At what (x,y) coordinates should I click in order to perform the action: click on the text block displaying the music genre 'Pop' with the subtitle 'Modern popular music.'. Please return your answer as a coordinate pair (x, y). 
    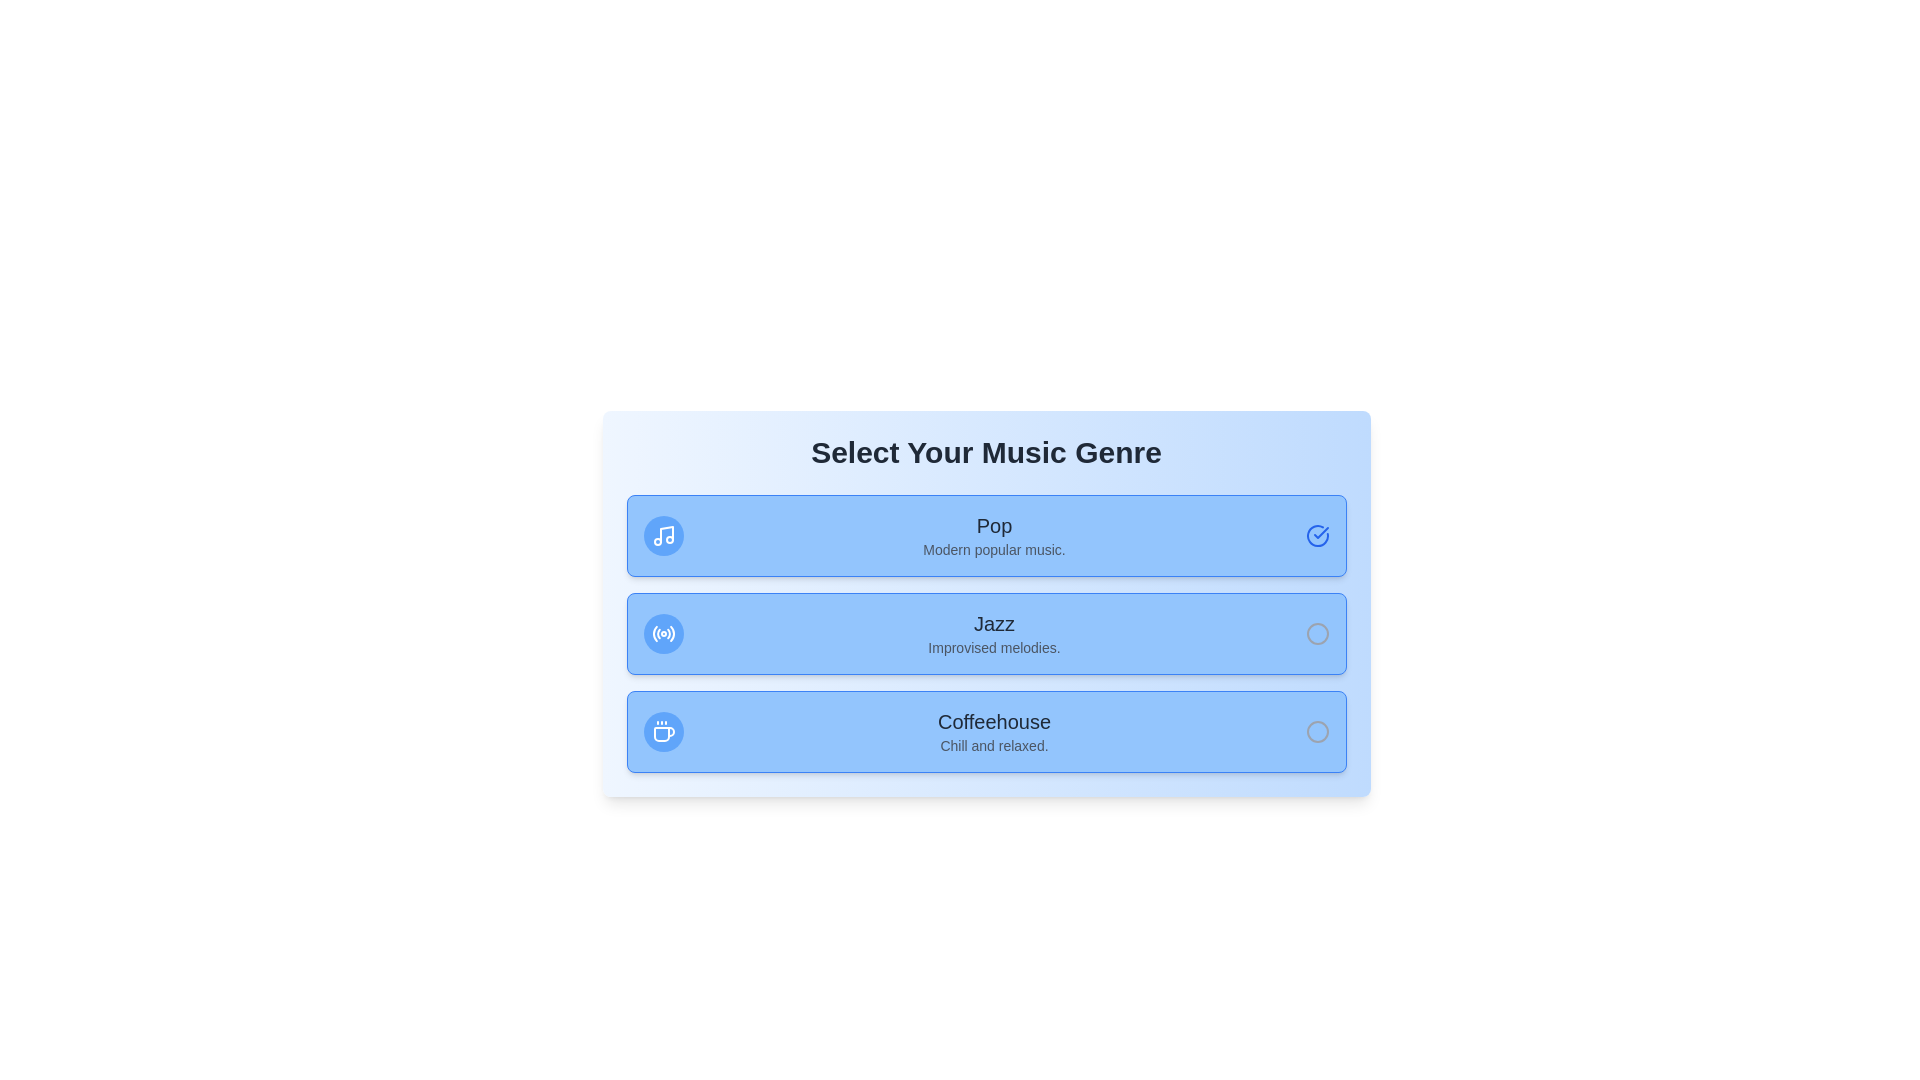
    Looking at the image, I should click on (994, 535).